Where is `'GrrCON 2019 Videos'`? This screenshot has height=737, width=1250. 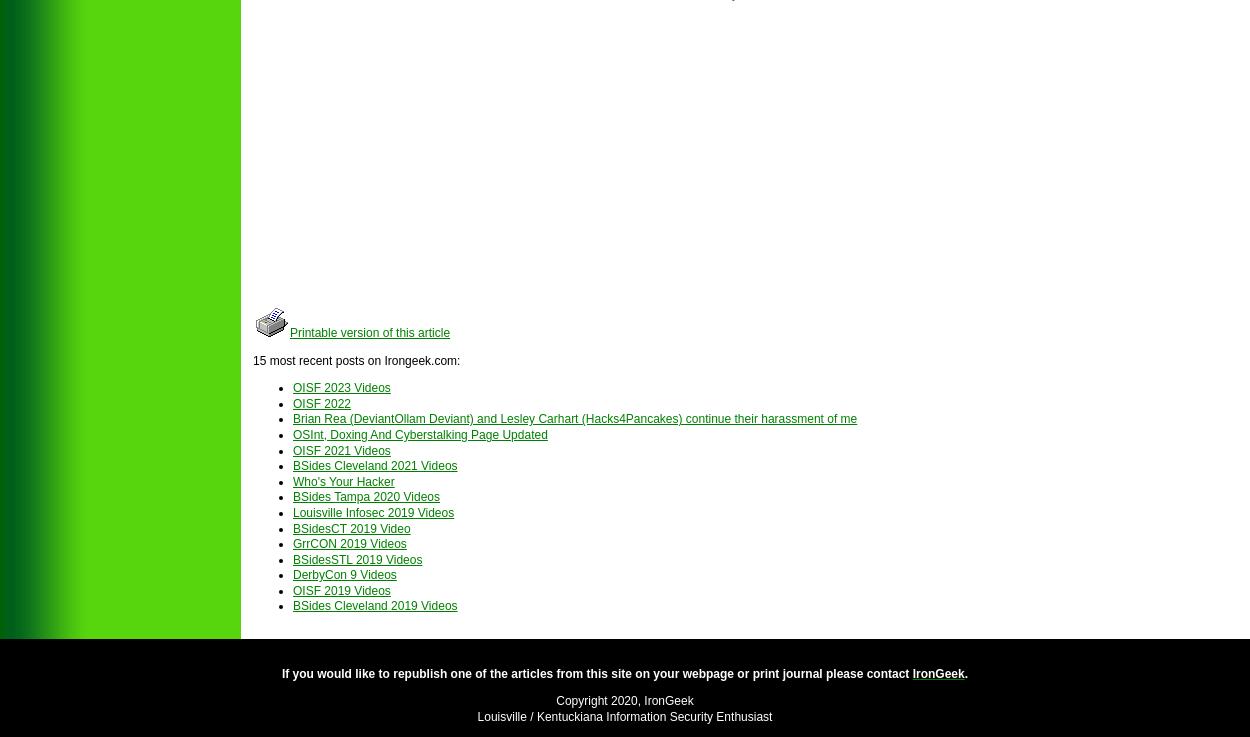
'GrrCON 2019 Videos' is located at coordinates (348, 543).